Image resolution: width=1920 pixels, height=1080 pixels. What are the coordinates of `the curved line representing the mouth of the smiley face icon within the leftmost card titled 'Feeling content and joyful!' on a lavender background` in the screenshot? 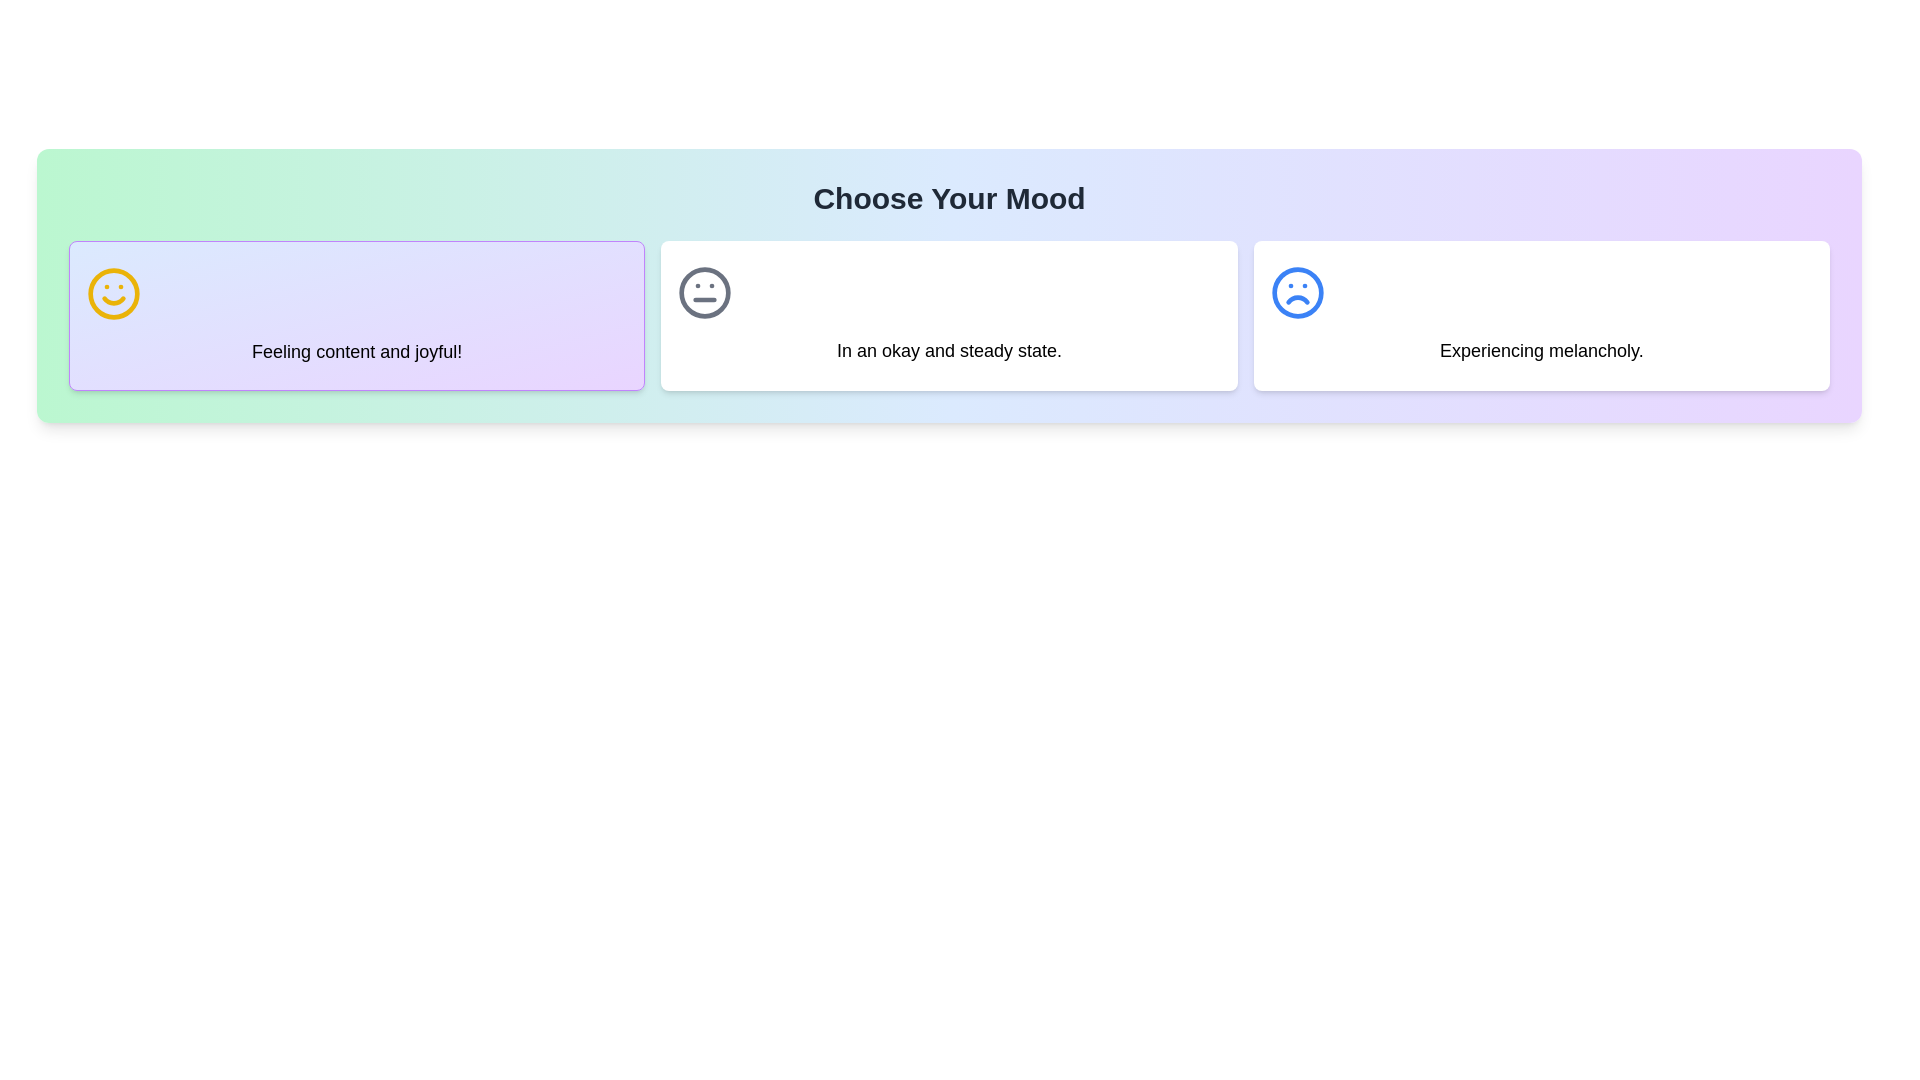 It's located at (113, 300).